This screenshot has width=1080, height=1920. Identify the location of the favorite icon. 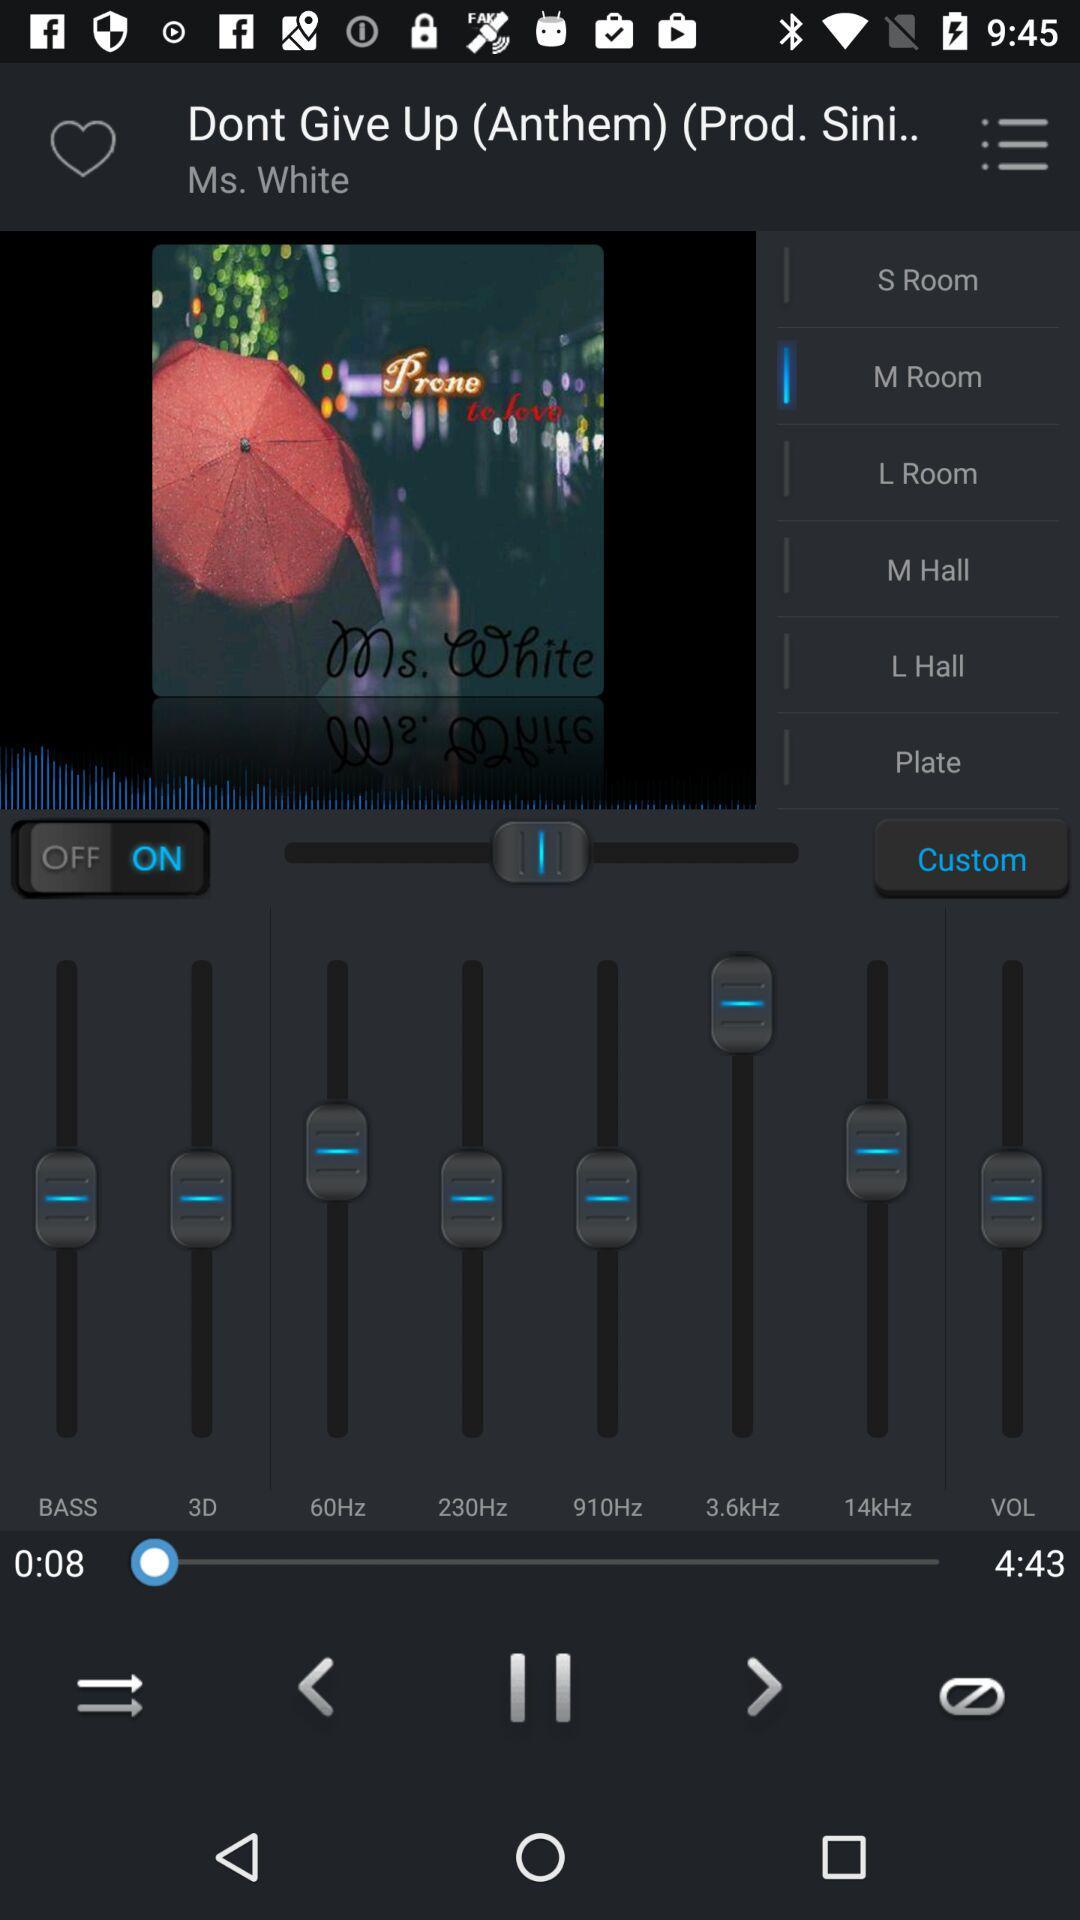
(83, 146).